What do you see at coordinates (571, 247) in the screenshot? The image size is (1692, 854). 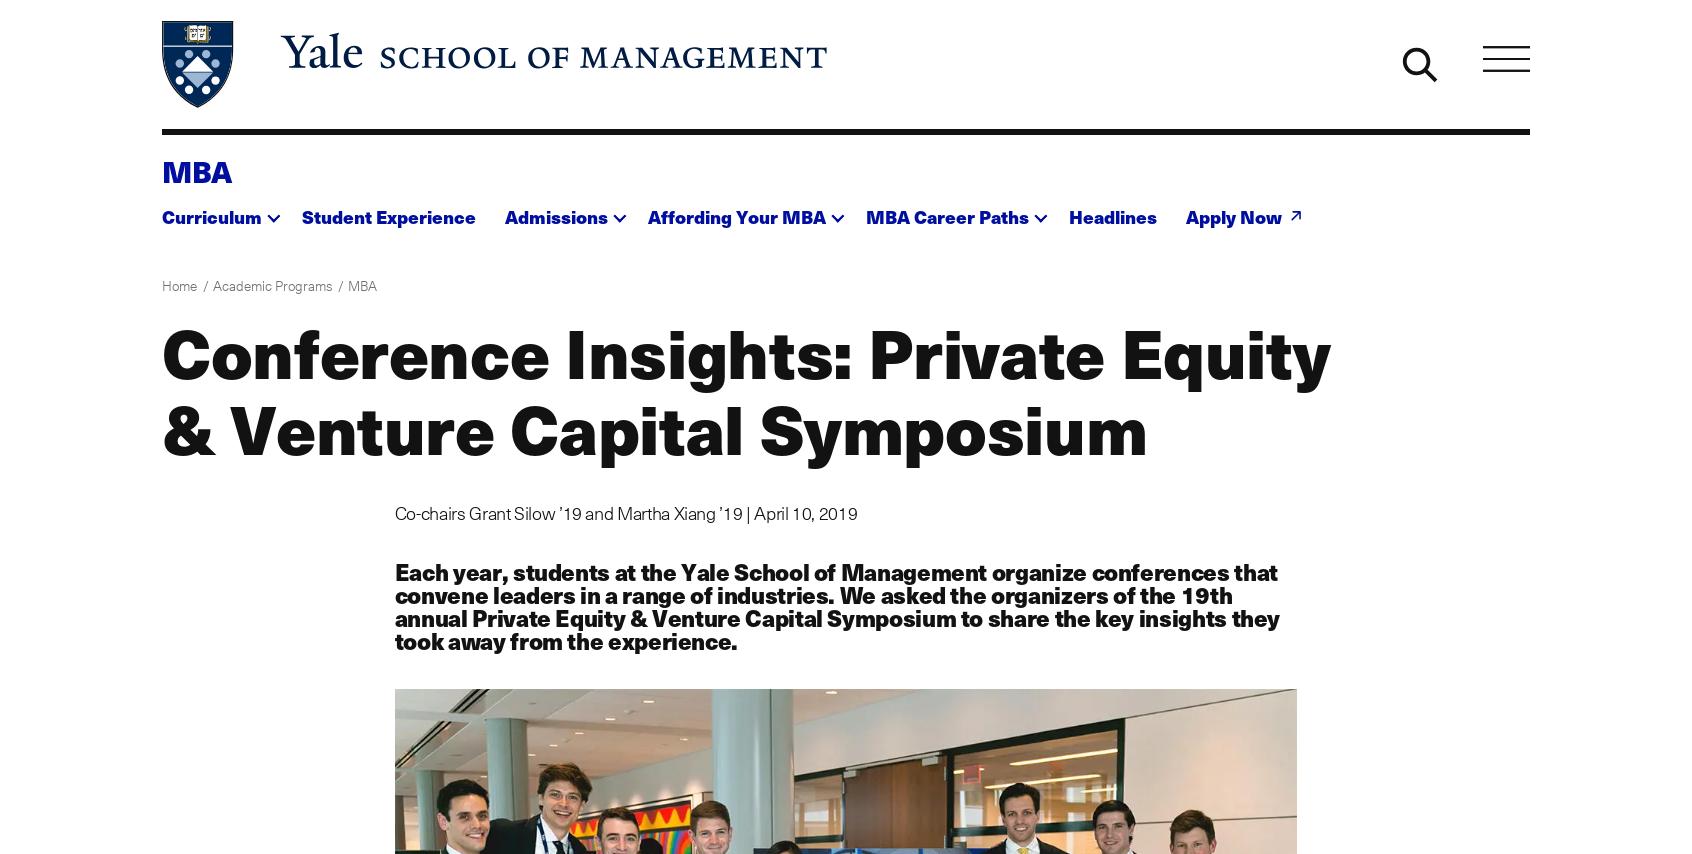 I see `'MBA Admissions'` at bounding box center [571, 247].